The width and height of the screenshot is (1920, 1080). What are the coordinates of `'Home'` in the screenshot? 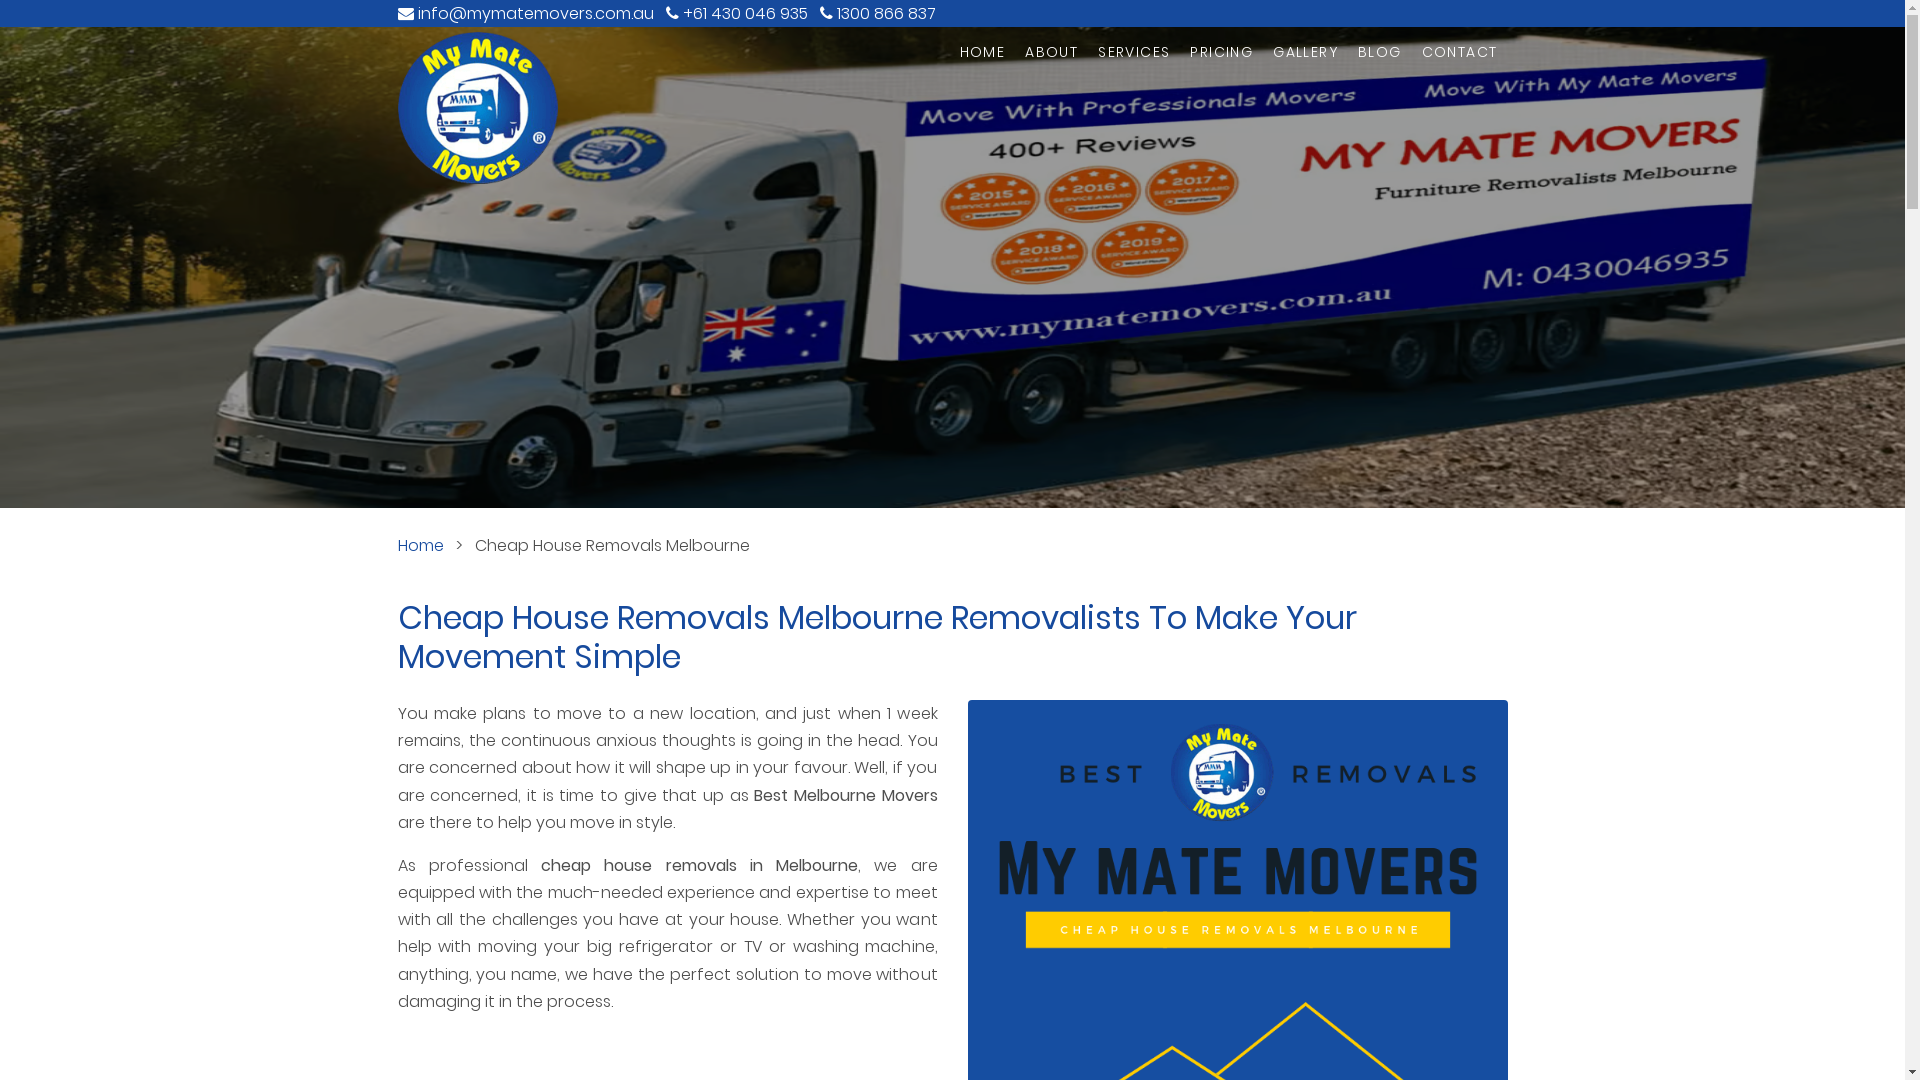 It's located at (420, 545).